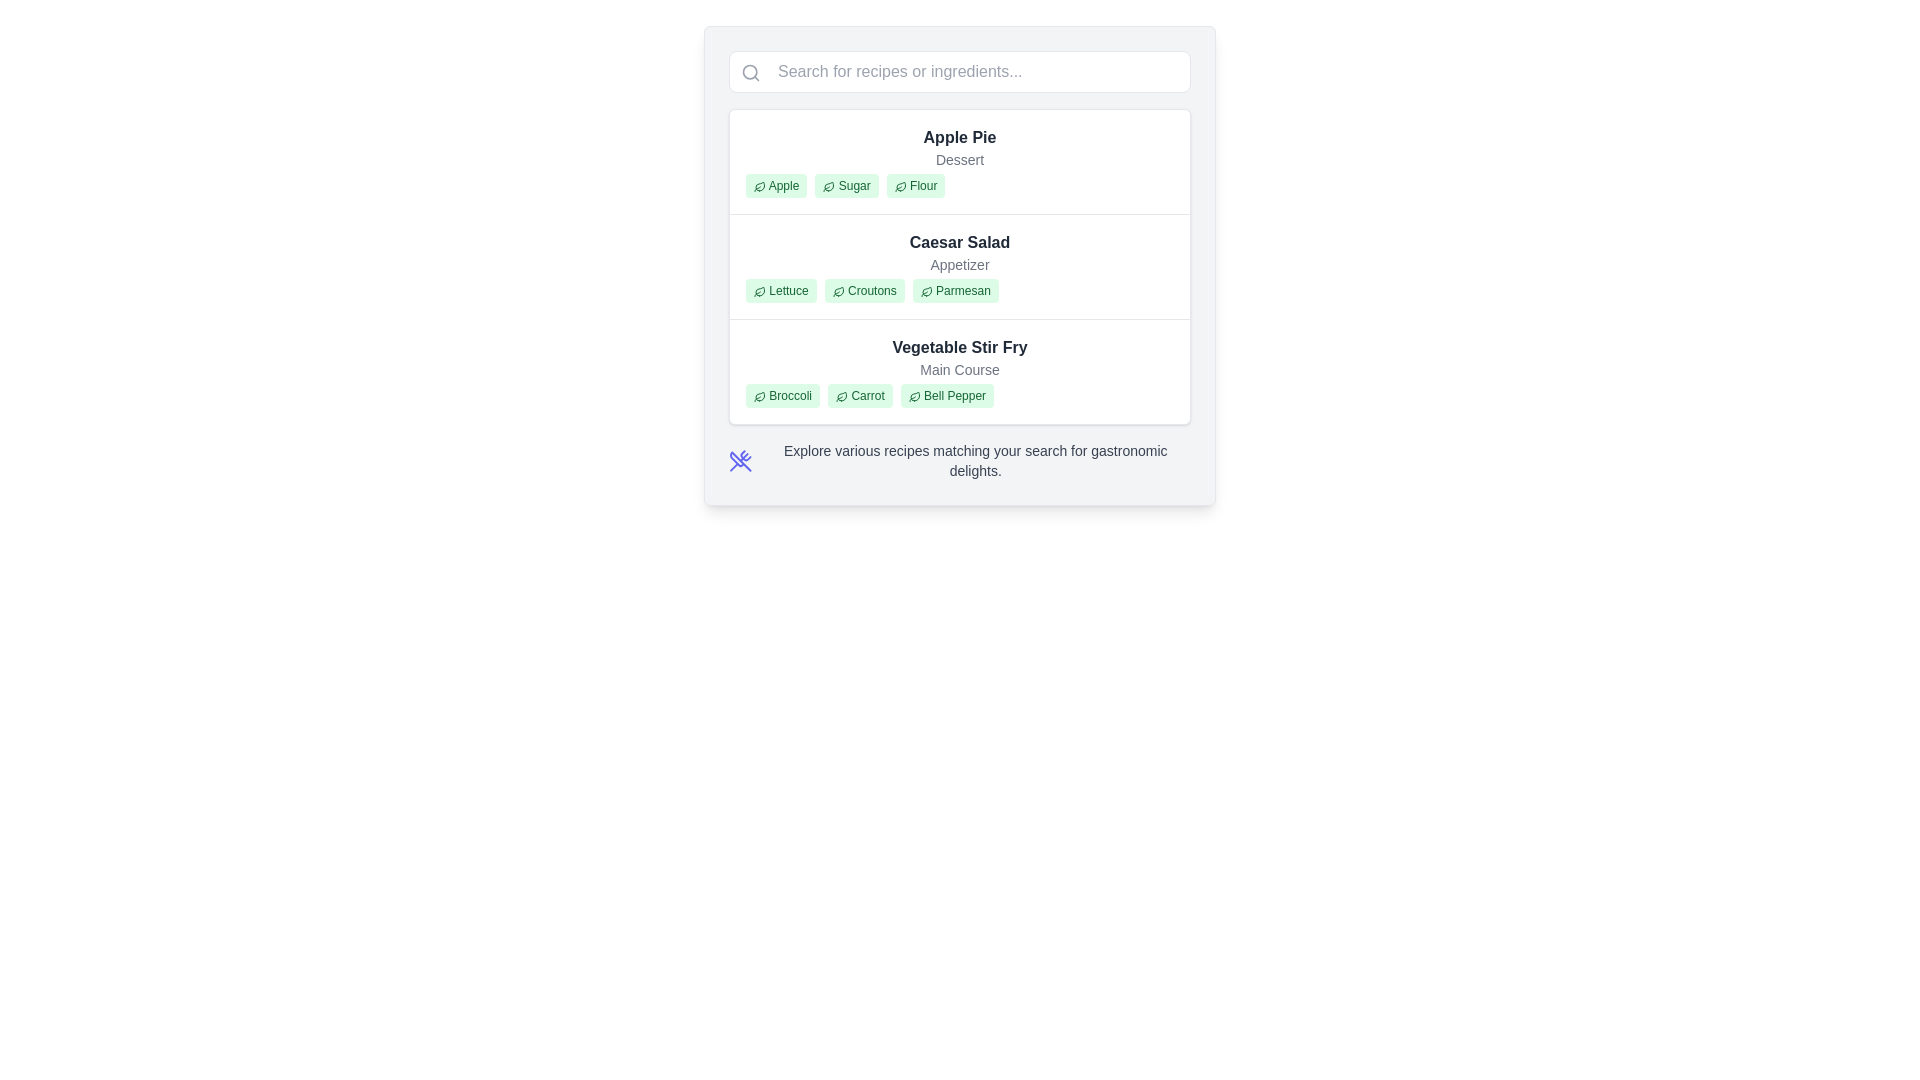  What do you see at coordinates (899, 186) in the screenshot?
I see `the leaf icon associated with the 'Flour' label for the Apple Pie recipe` at bounding box center [899, 186].